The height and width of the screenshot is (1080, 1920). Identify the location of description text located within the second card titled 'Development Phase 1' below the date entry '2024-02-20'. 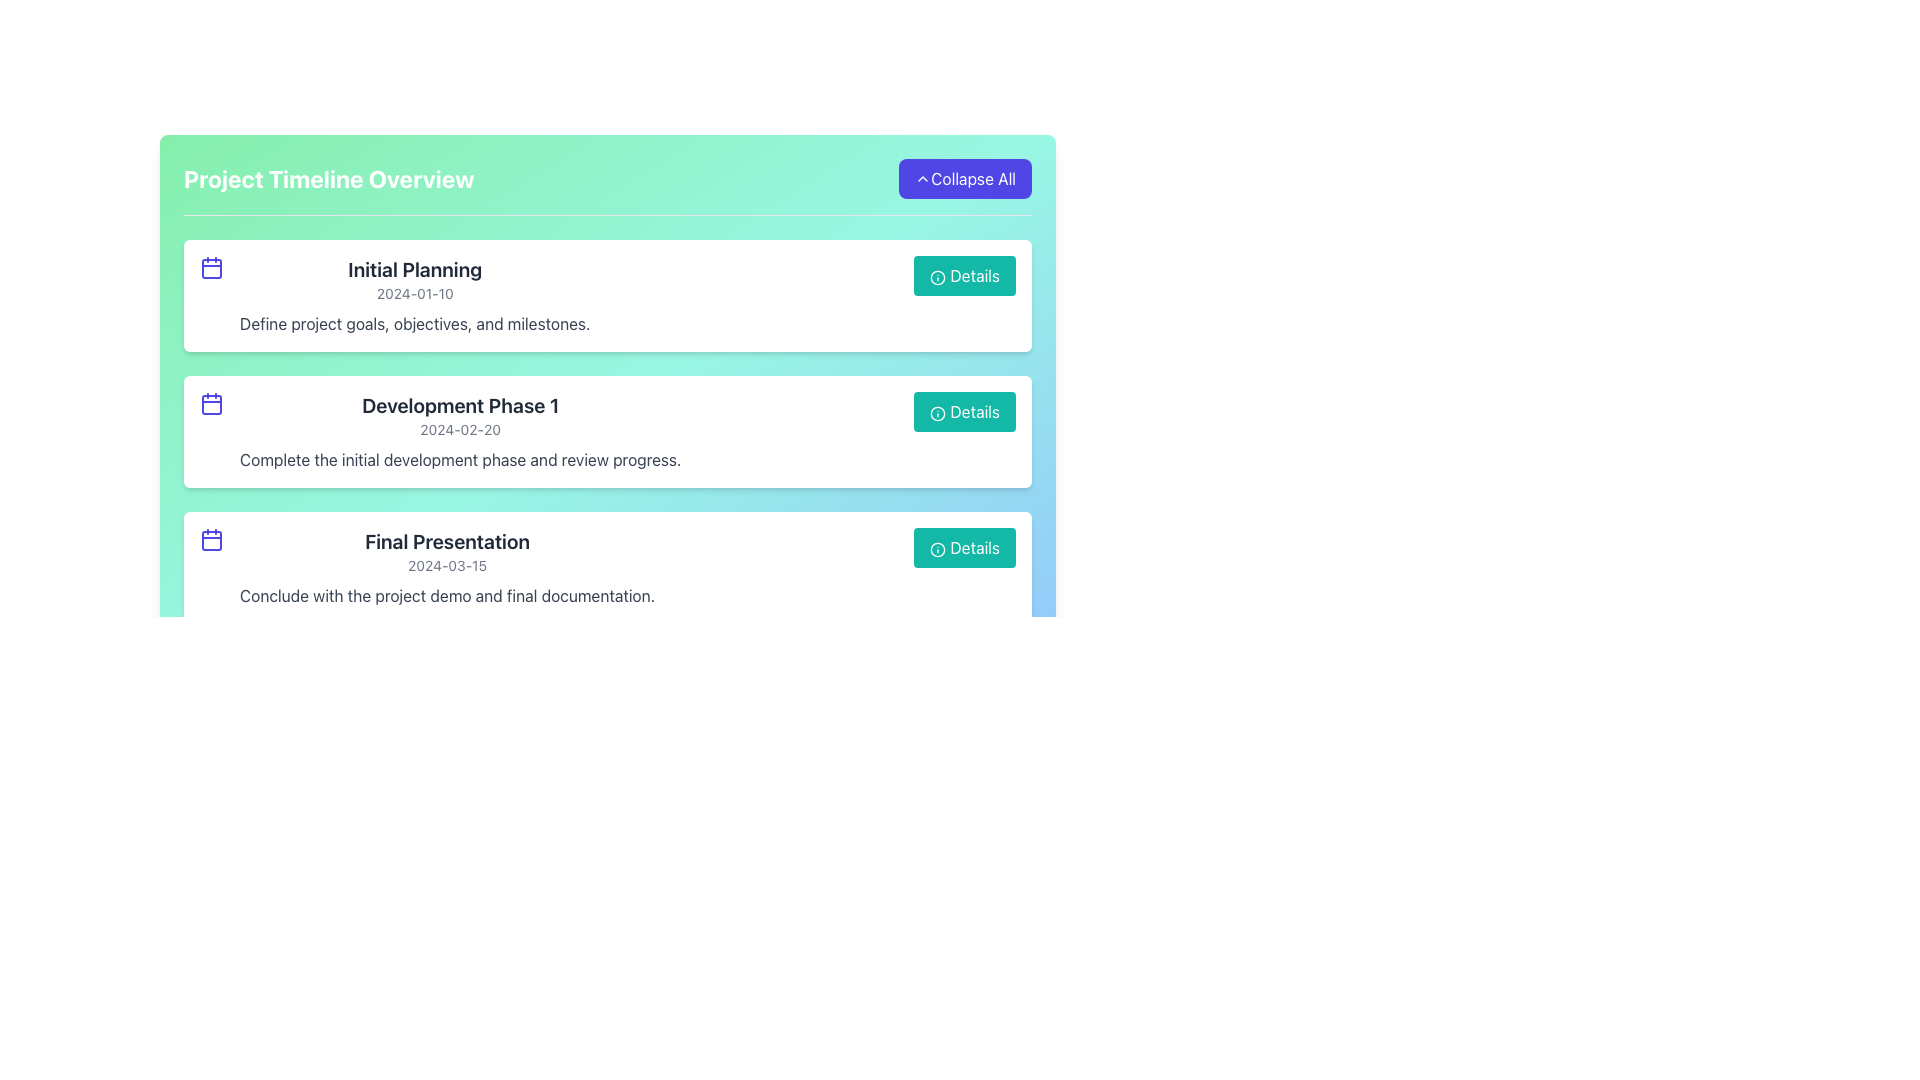
(459, 459).